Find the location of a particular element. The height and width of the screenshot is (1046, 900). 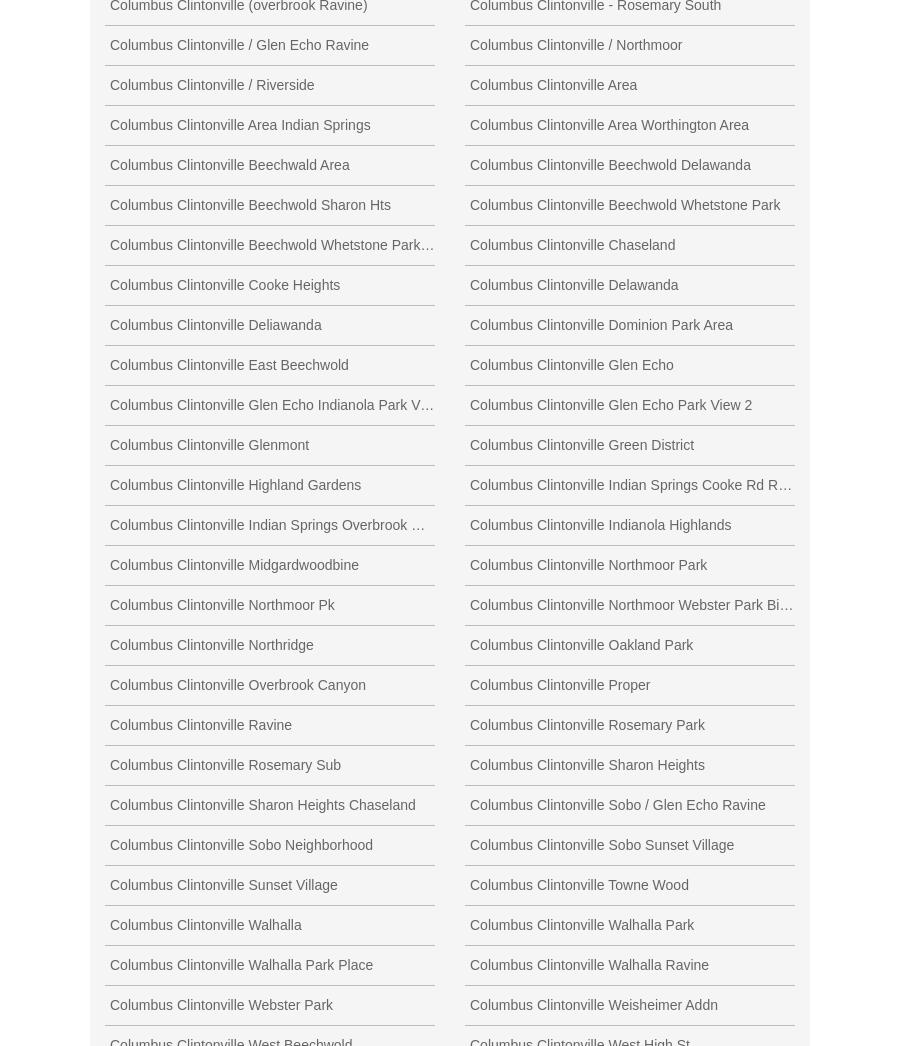

'Columbus Clintonville Sobo / Glen Echo Ravine' is located at coordinates (617, 803).